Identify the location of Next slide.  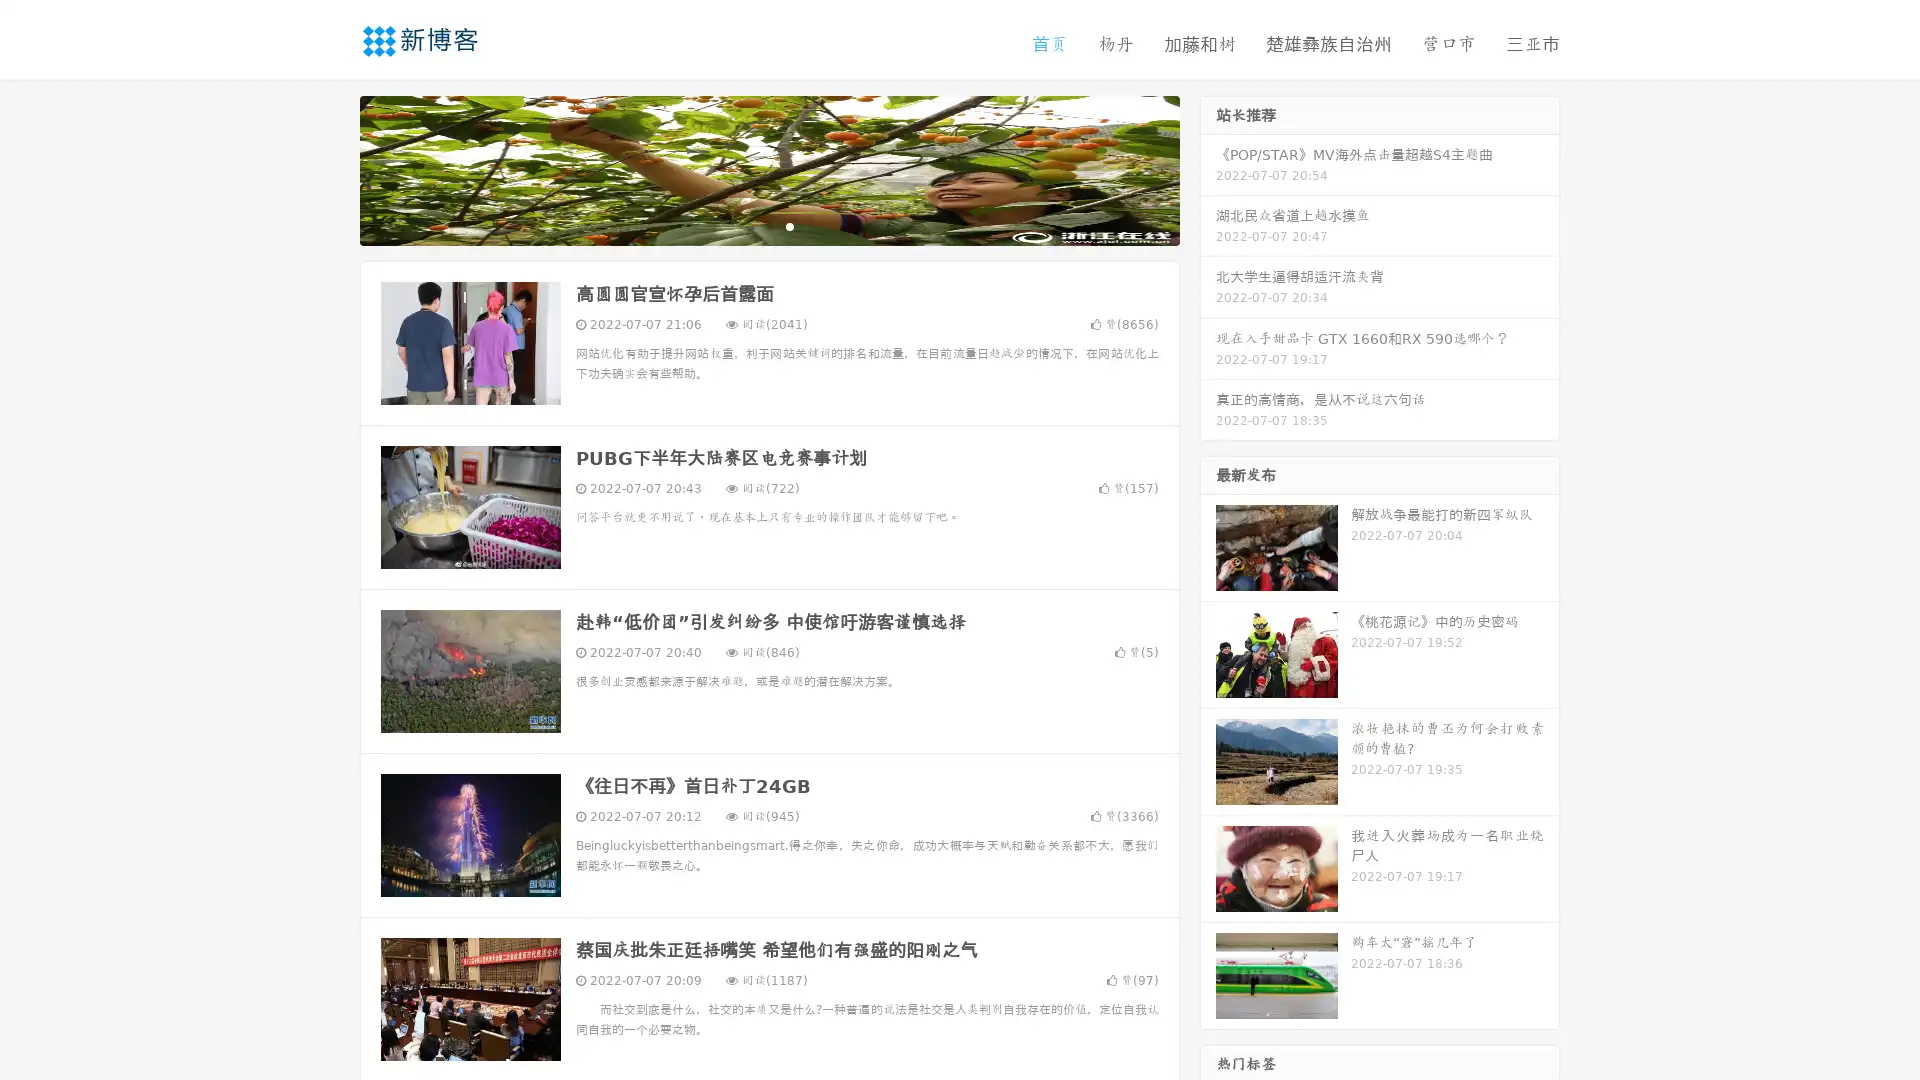
(1208, 168).